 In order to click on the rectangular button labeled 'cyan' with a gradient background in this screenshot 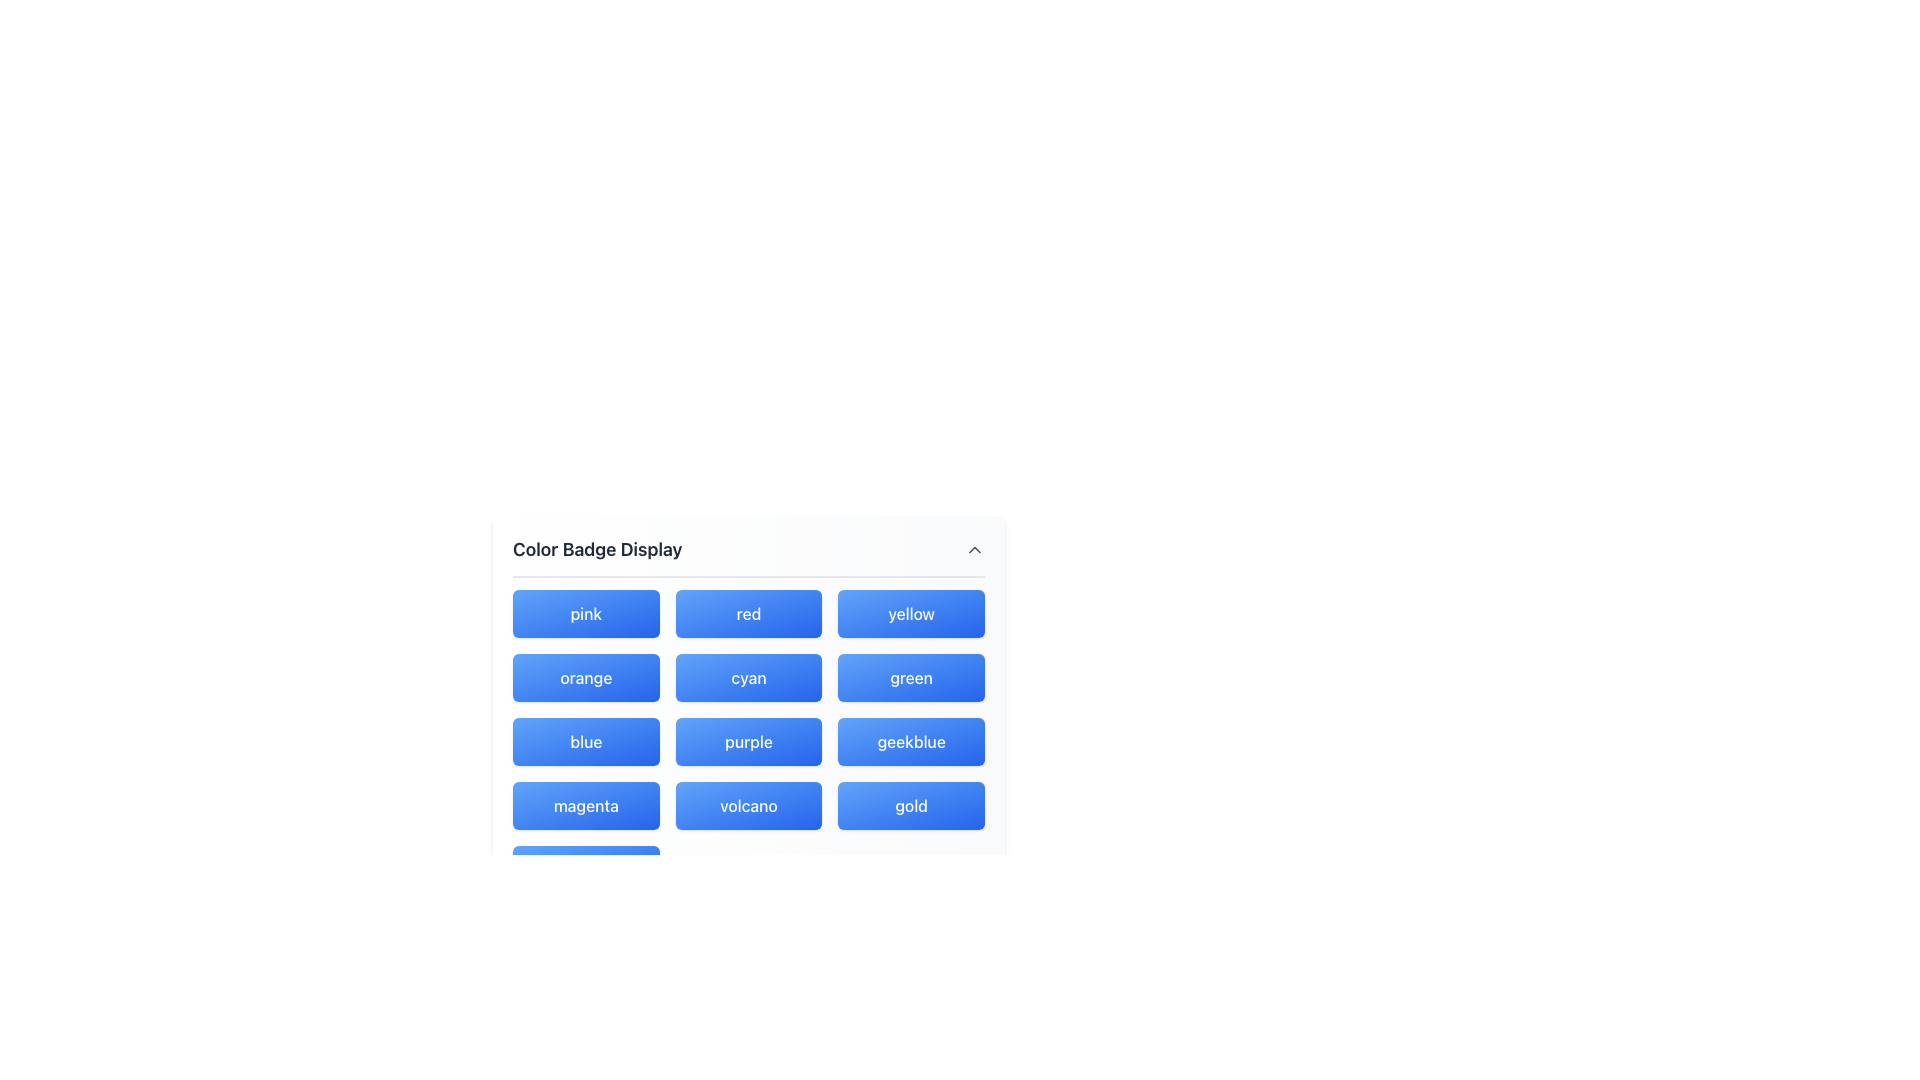, I will do `click(747, 677)`.